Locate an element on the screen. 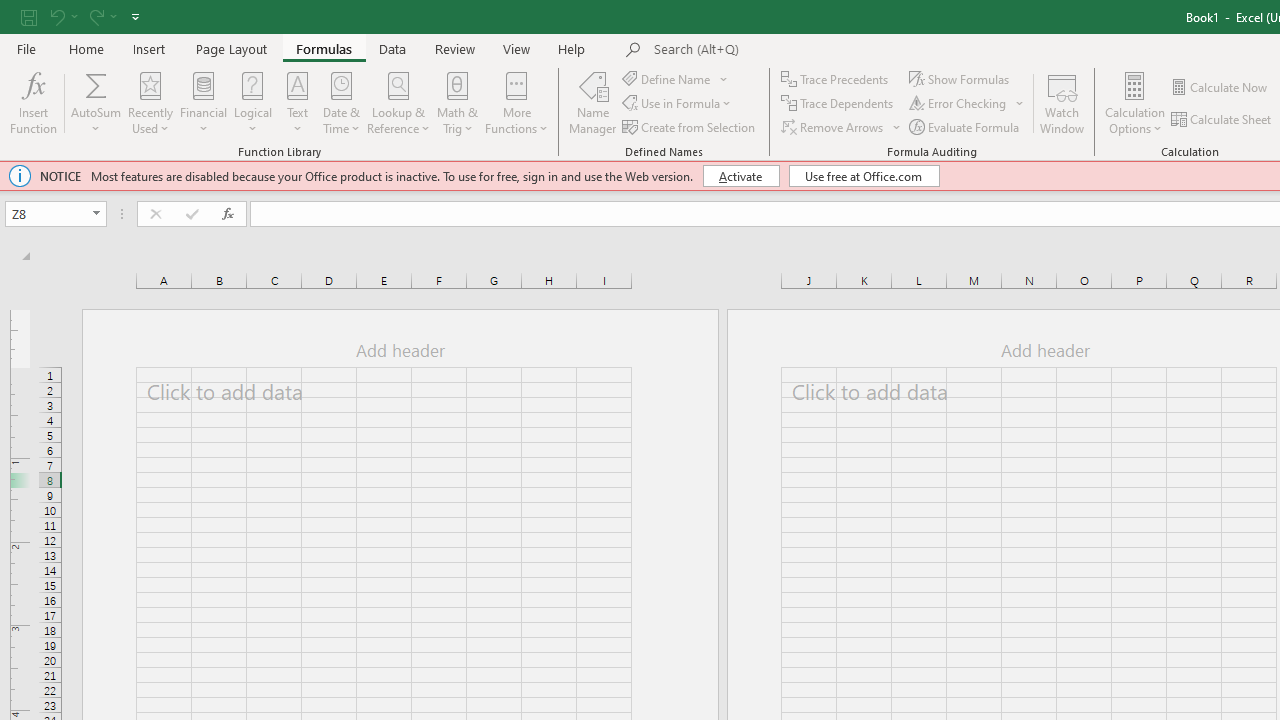 The width and height of the screenshot is (1280, 720). 'Error Checking...' is located at coordinates (967, 103).